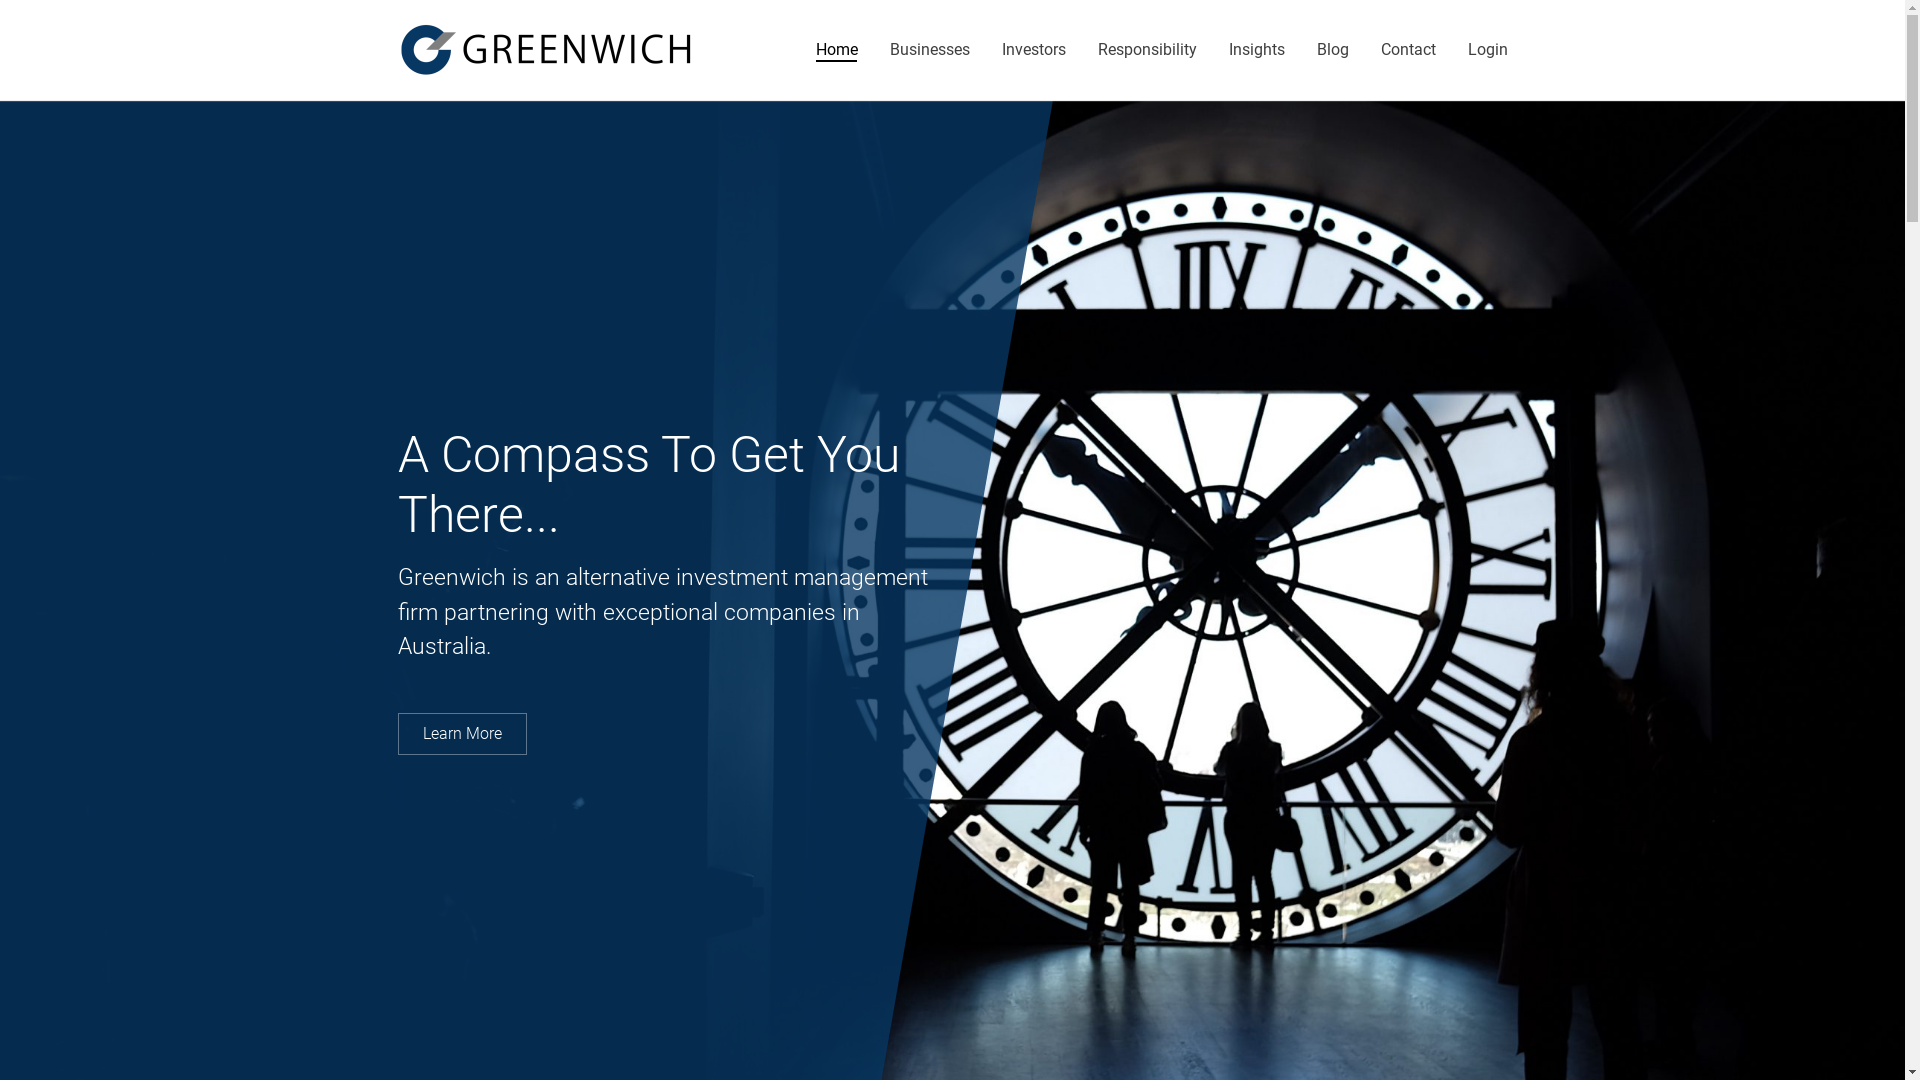 The width and height of the screenshot is (1920, 1080). I want to click on 'Insights', so click(1227, 49).